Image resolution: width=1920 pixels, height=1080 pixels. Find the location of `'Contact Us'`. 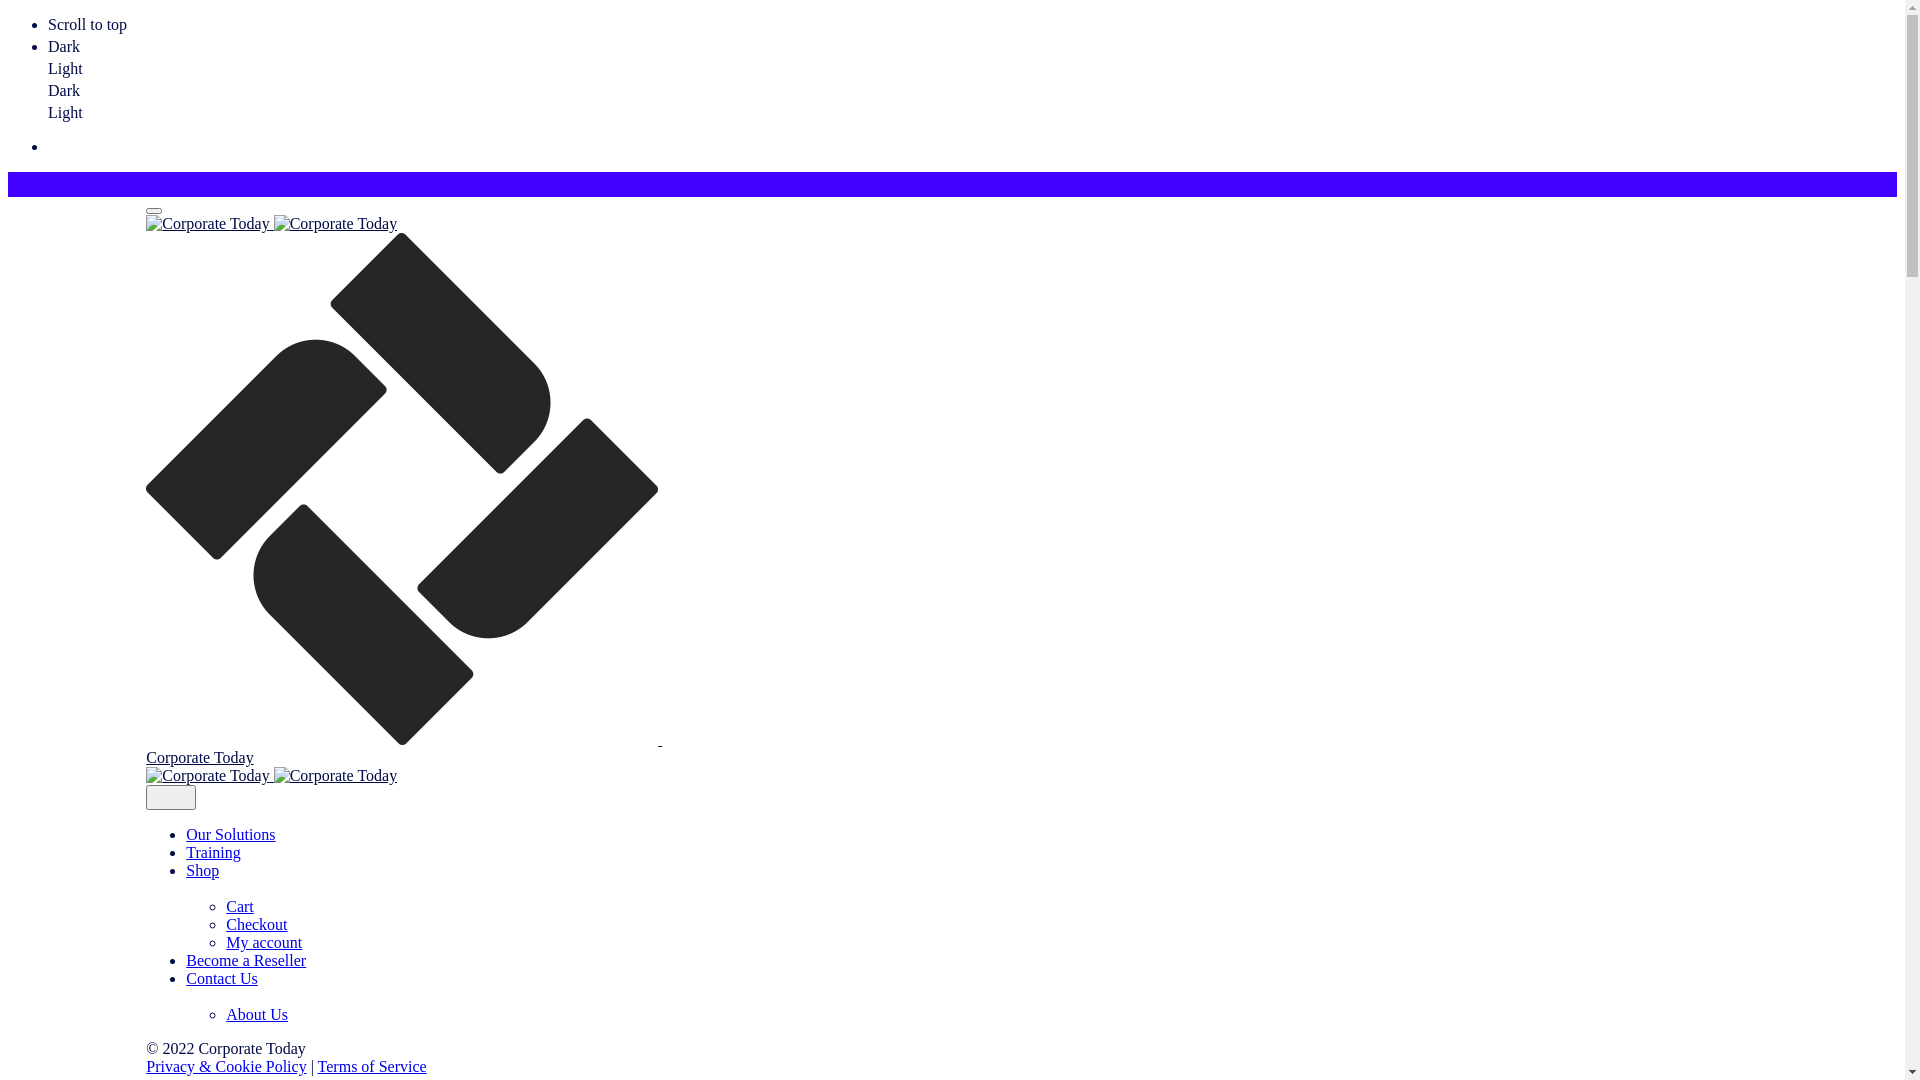

'Contact Us' is located at coordinates (816, 986).